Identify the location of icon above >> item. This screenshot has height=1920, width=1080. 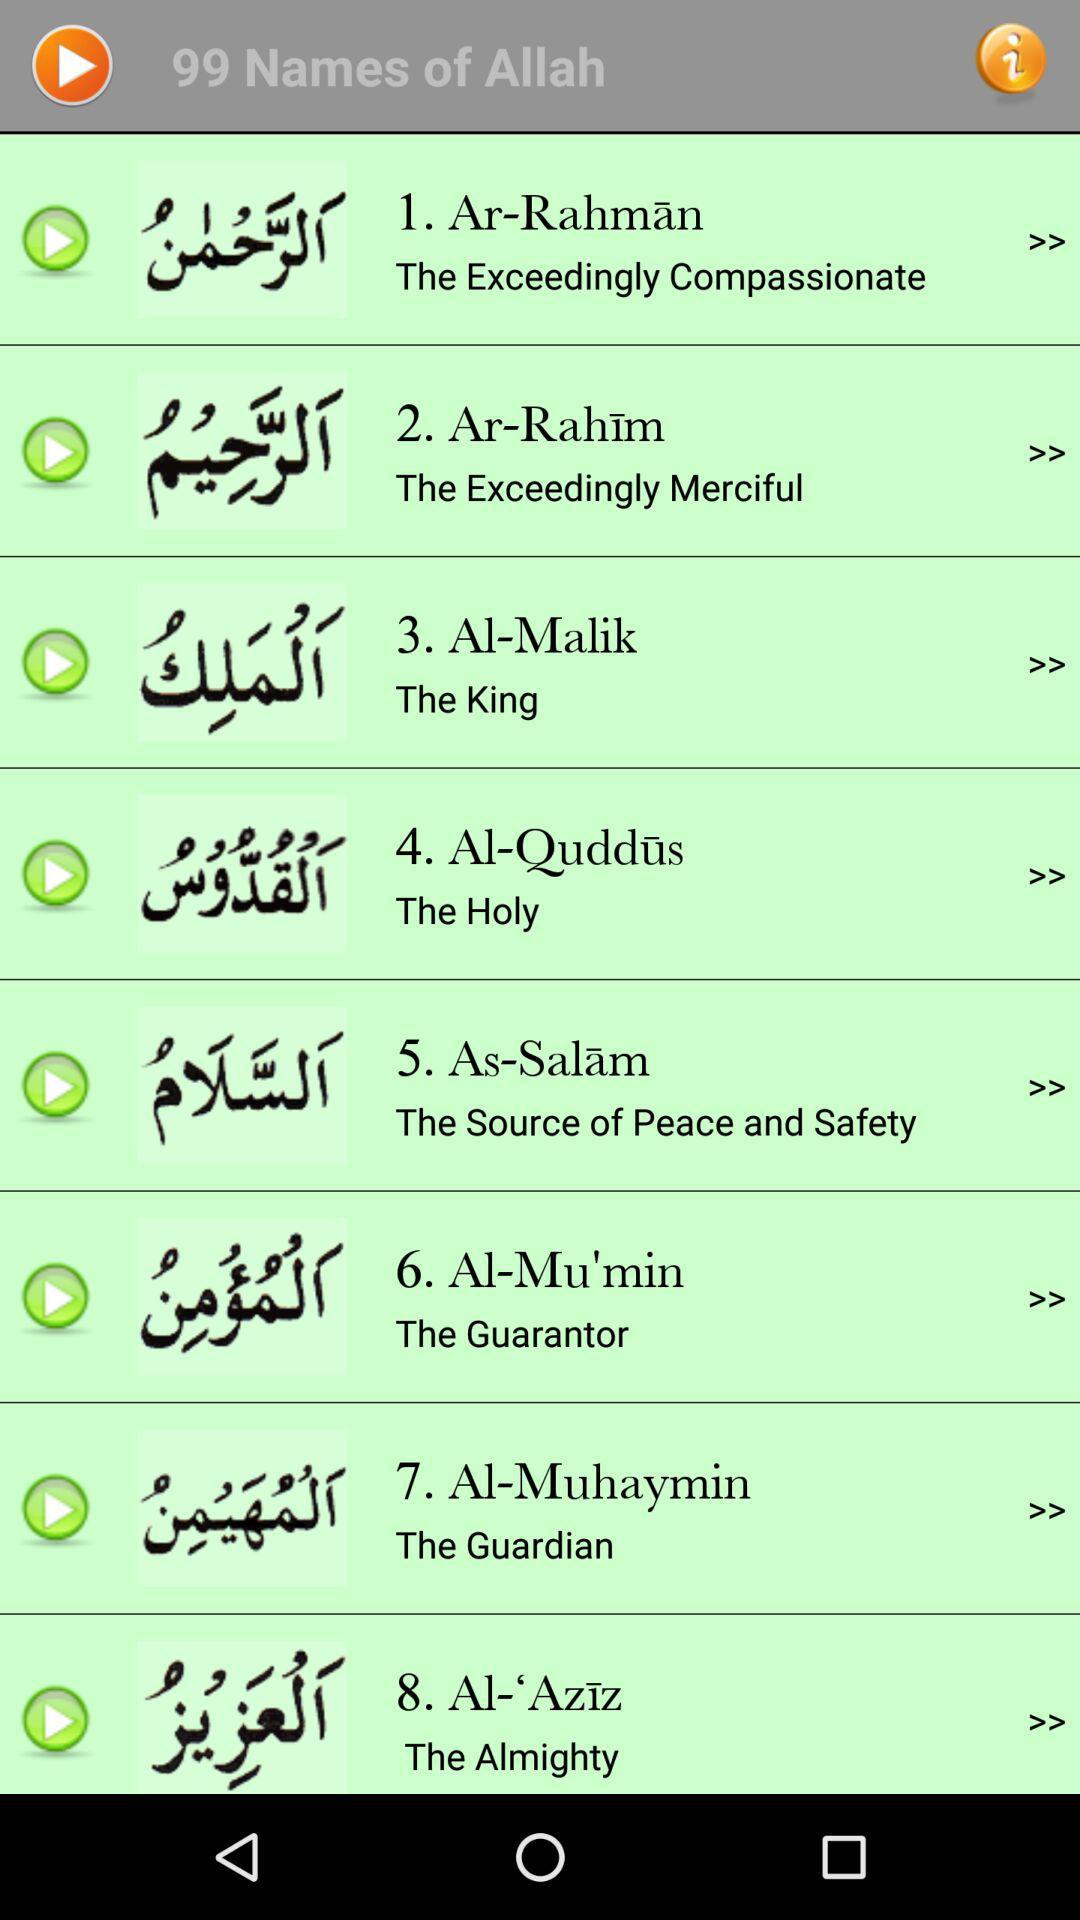
(1045, 449).